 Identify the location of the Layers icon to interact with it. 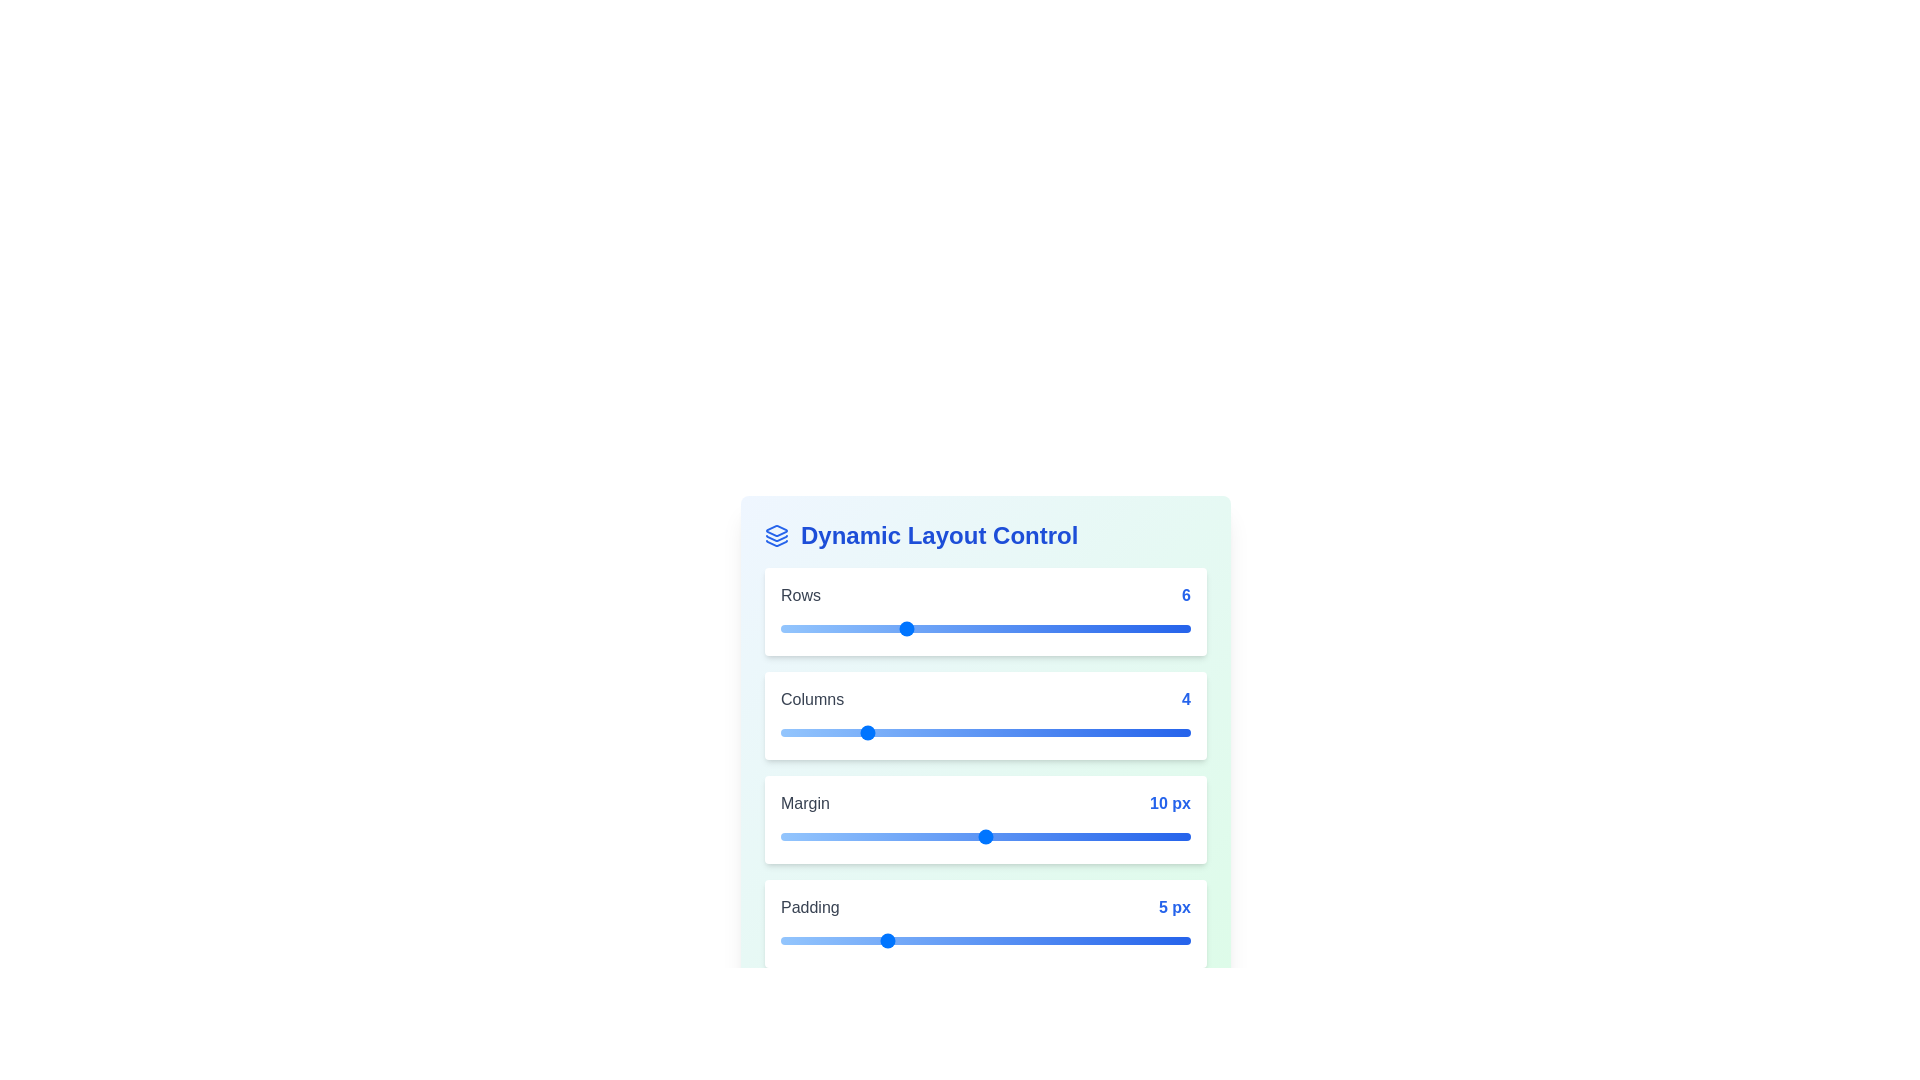
(776, 535).